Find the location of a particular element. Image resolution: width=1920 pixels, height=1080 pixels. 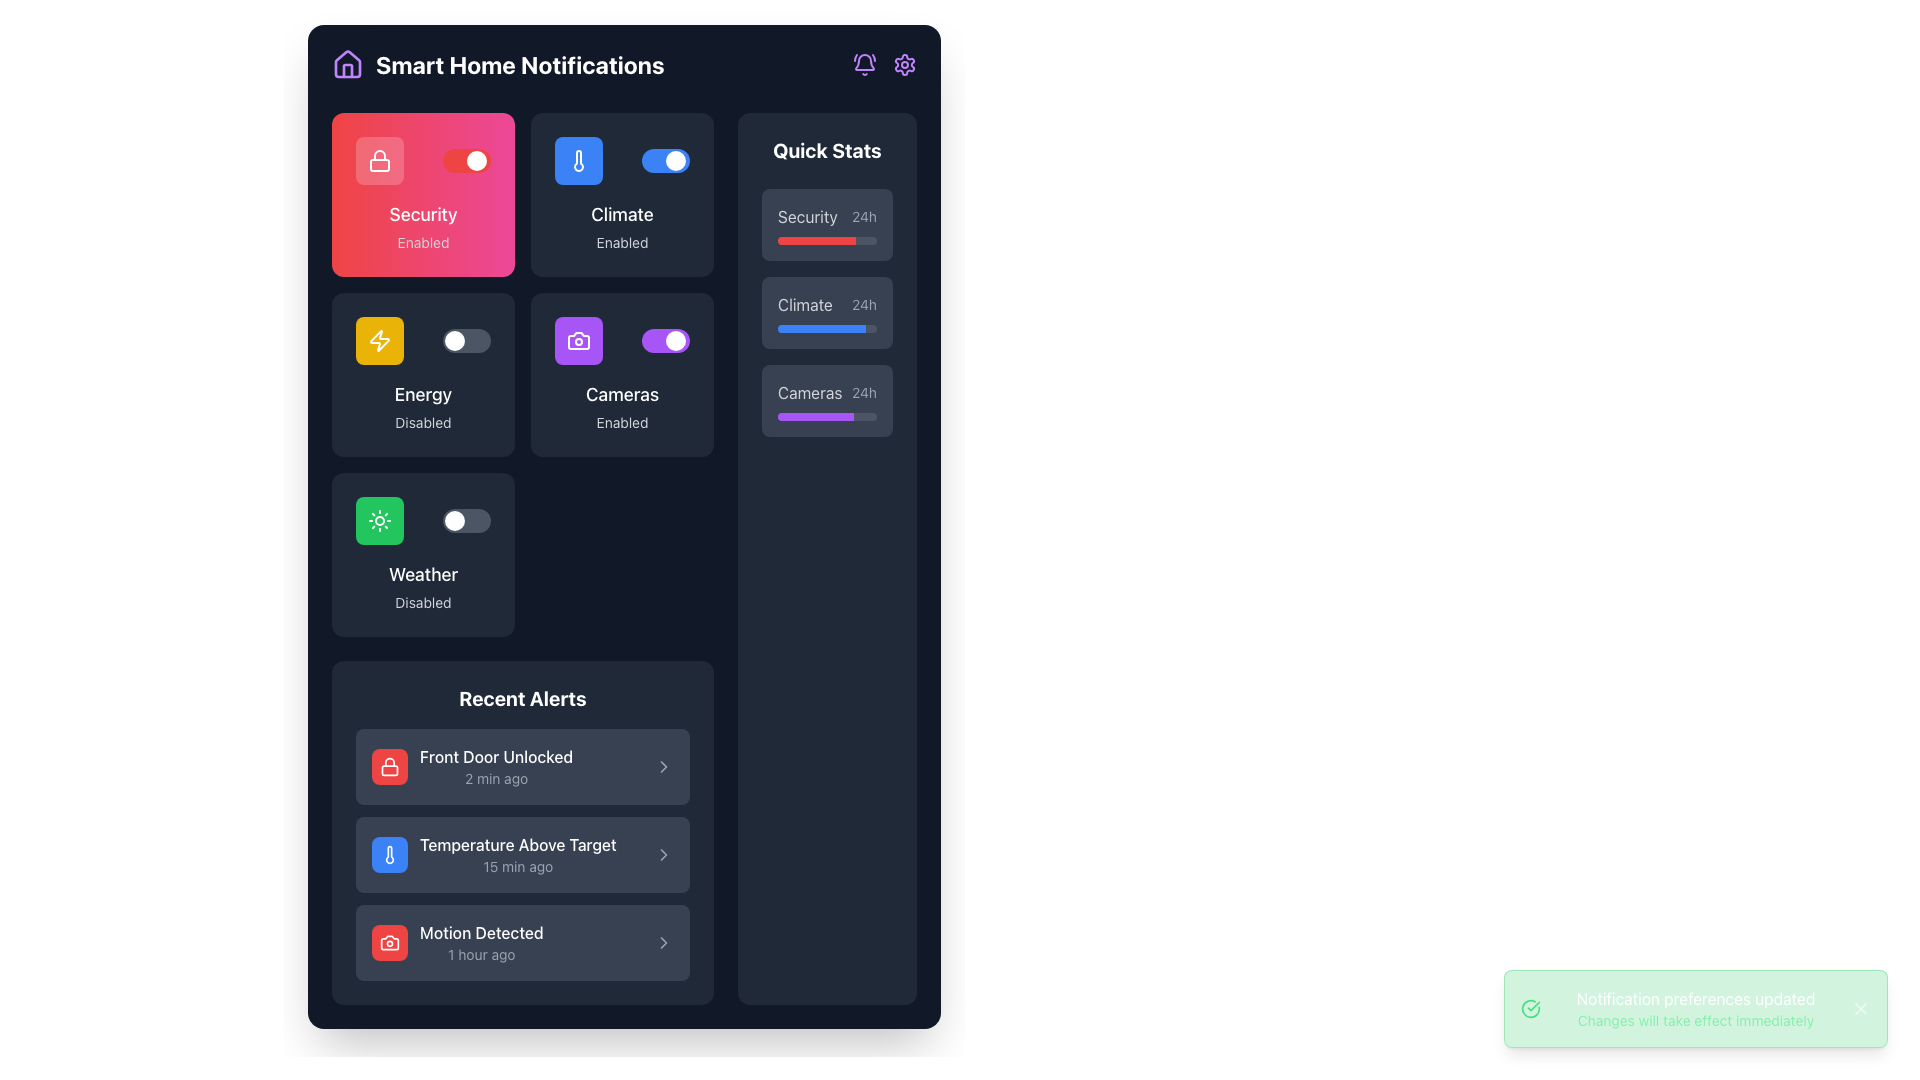

the static text label that says 'Temperature Above Target' in the 'Recent Alerts' section, which is displayed in white font on a blue background is located at coordinates (518, 844).